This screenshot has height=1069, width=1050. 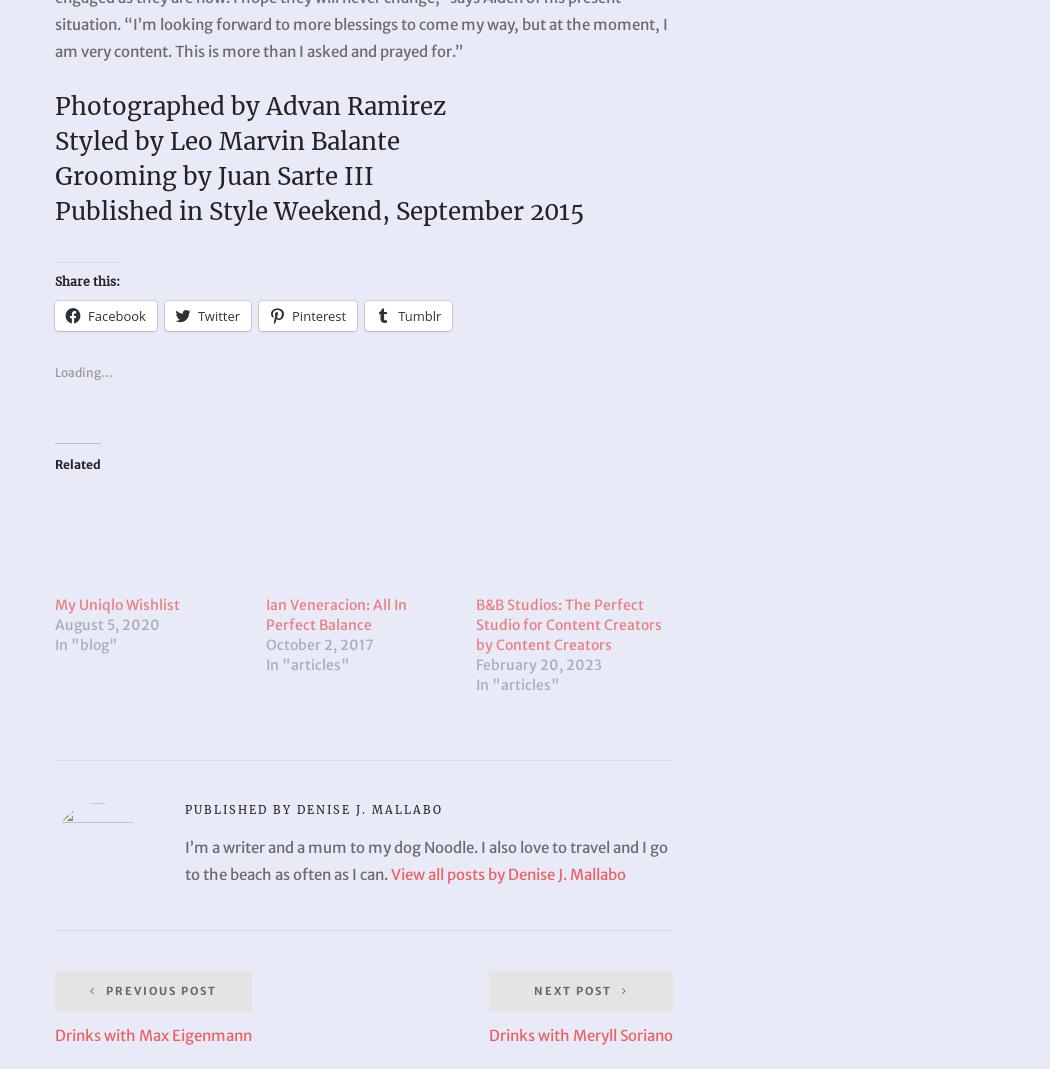 What do you see at coordinates (84, 372) in the screenshot?
I see `'Loading...'` at bounding box center [84, 372].